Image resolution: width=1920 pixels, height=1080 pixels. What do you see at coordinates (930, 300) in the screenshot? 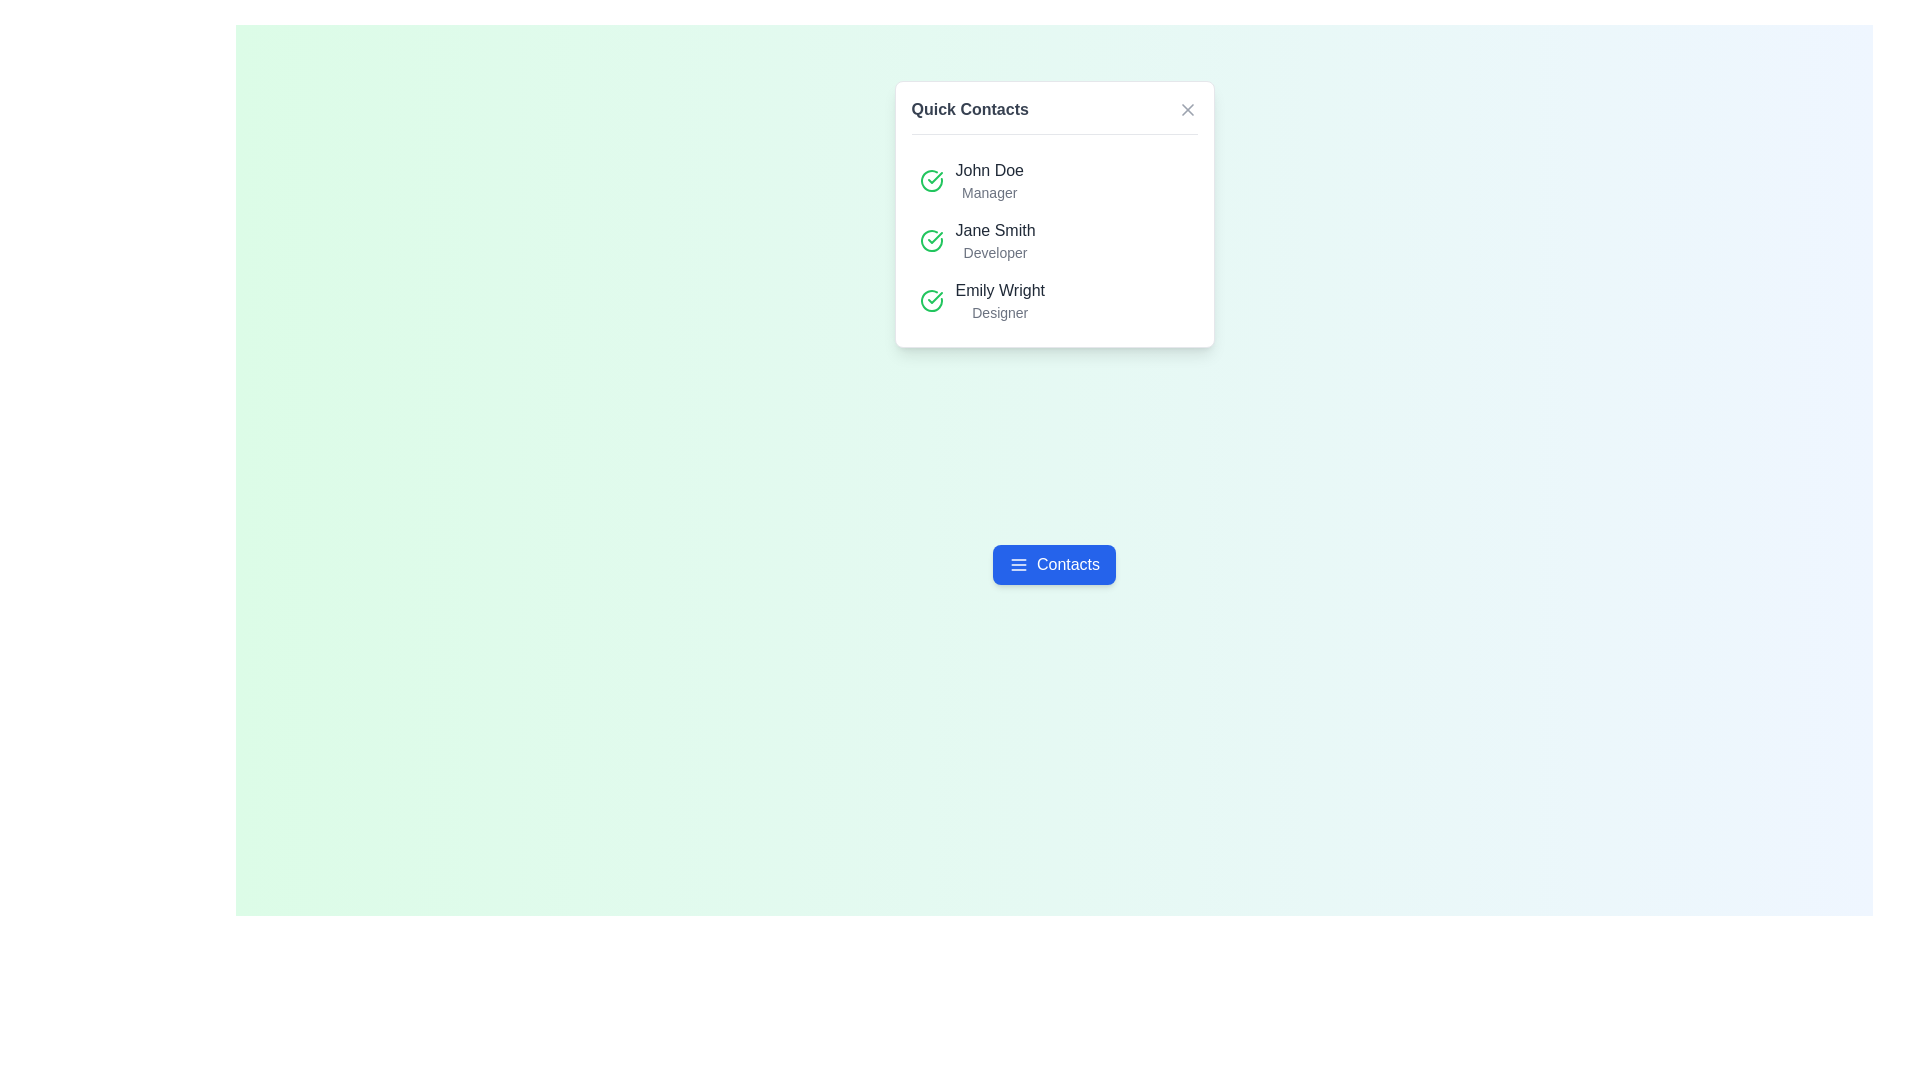
I see `the green circular icon with a checkmark representing the validation status of the contact 'John Doe' in the 'Quick Contacts' pop-up card` at bounding box center [930, 300].